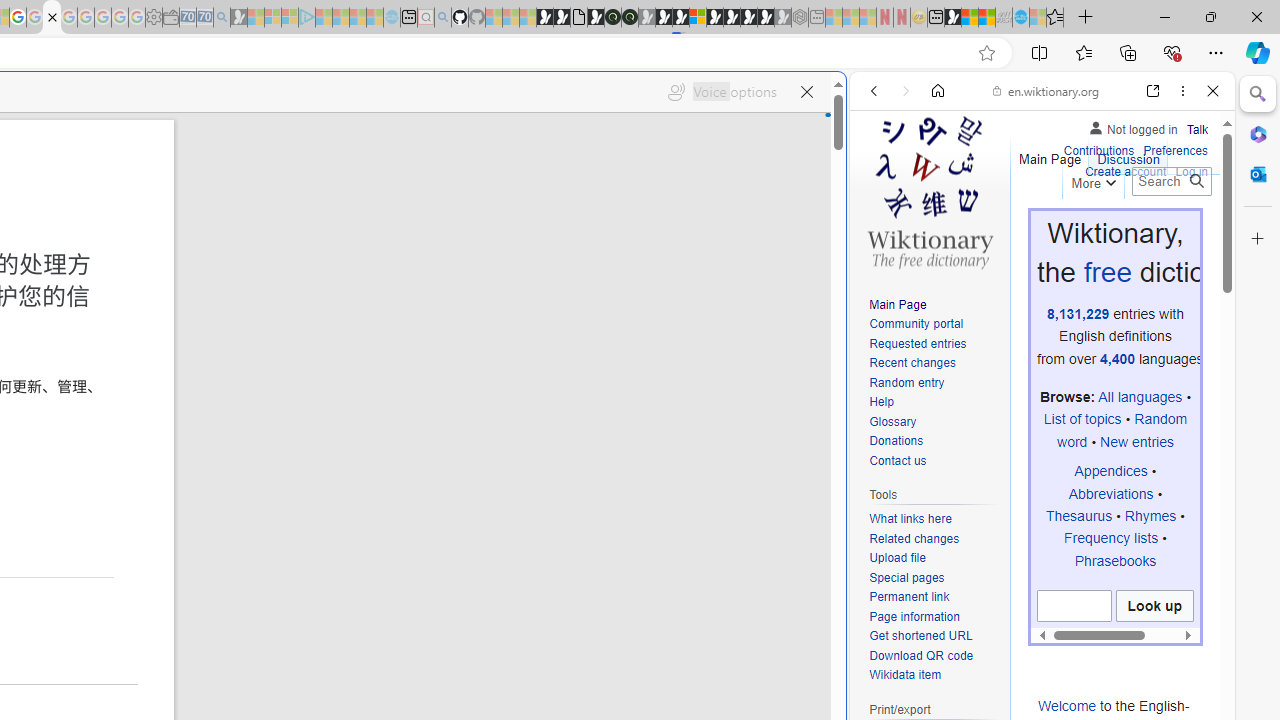 The width and height of the screenshot is (1280, 720). Describe the element at coordinates (687, 425) in the screenshot. I see `'Home | Sky Blue Bikes - Sky Blue Bikes'` at that location.